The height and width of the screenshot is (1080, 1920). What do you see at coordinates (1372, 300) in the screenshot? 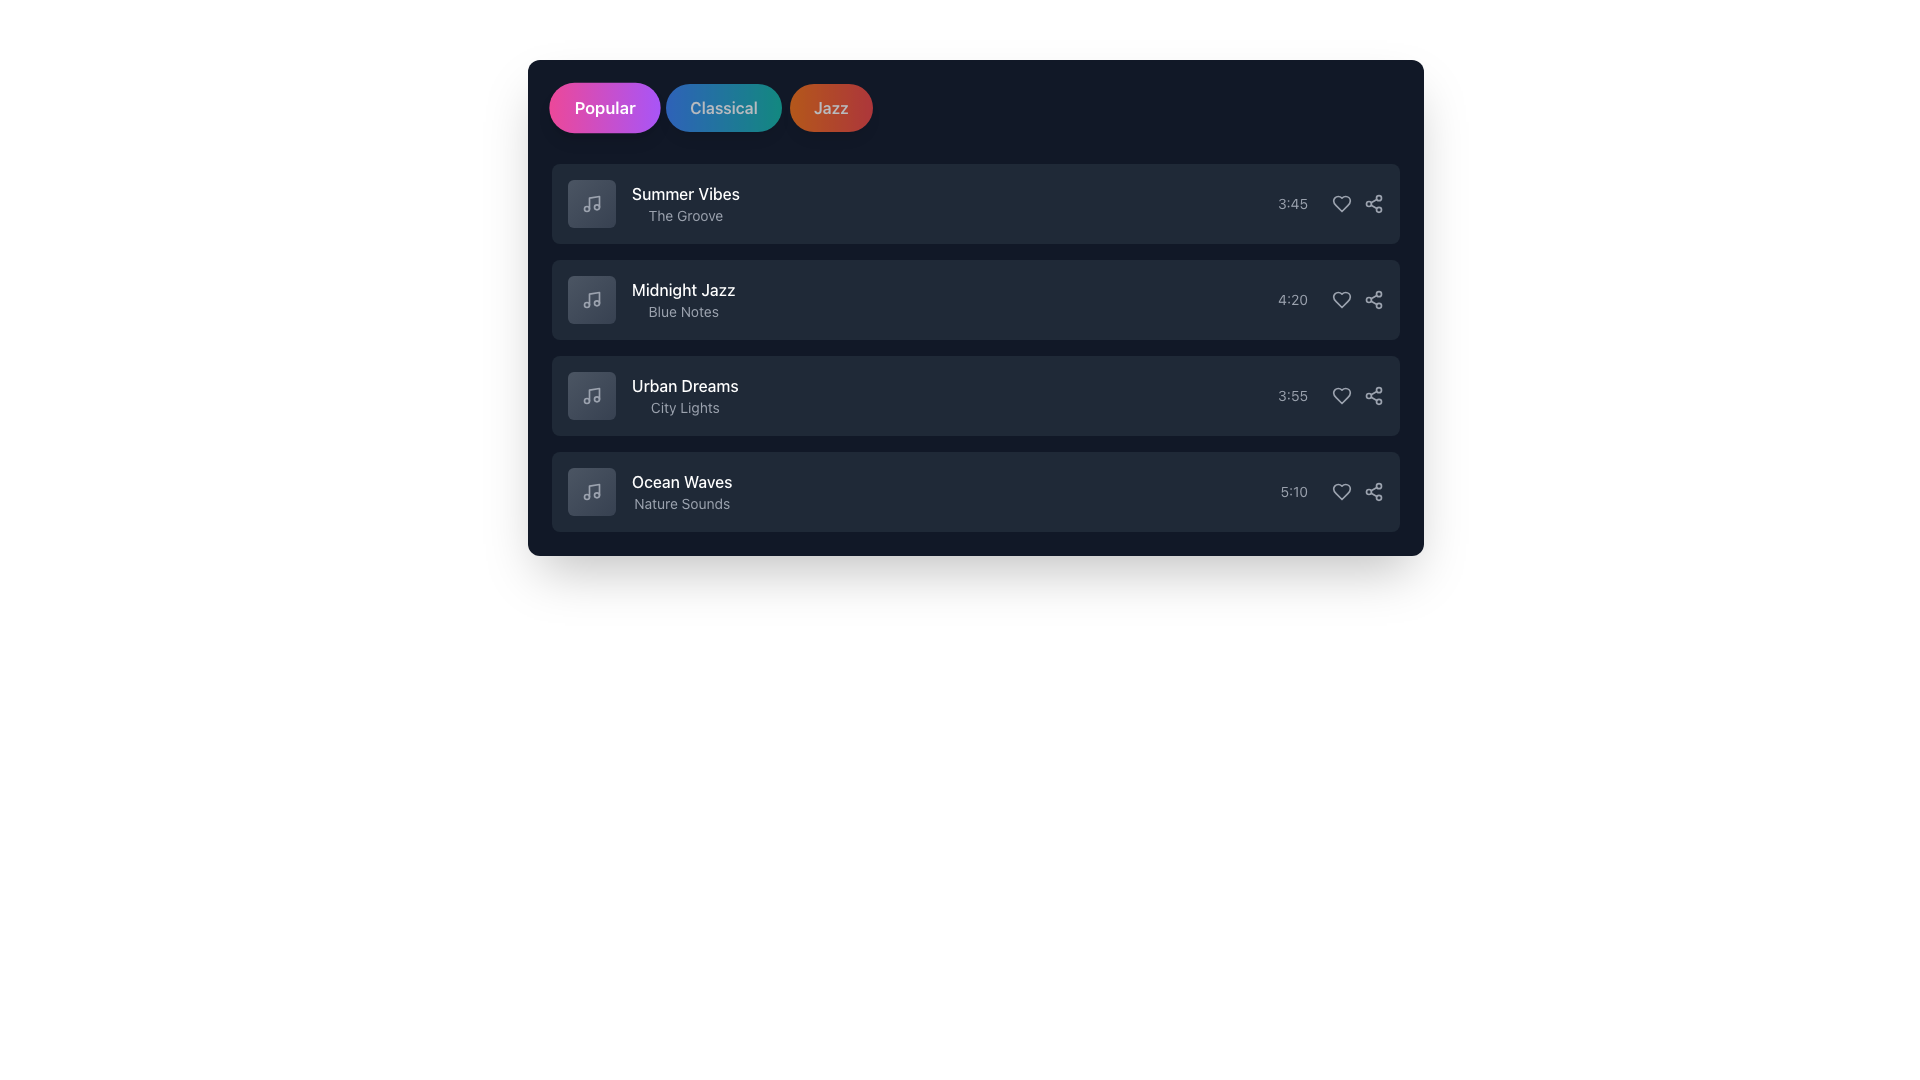
I see `the Share button icon, which is a gray triangular pattern made of three connected circles, located at the far right of the second entry in a list of interactive controls` at bounding box center [1372, 300].